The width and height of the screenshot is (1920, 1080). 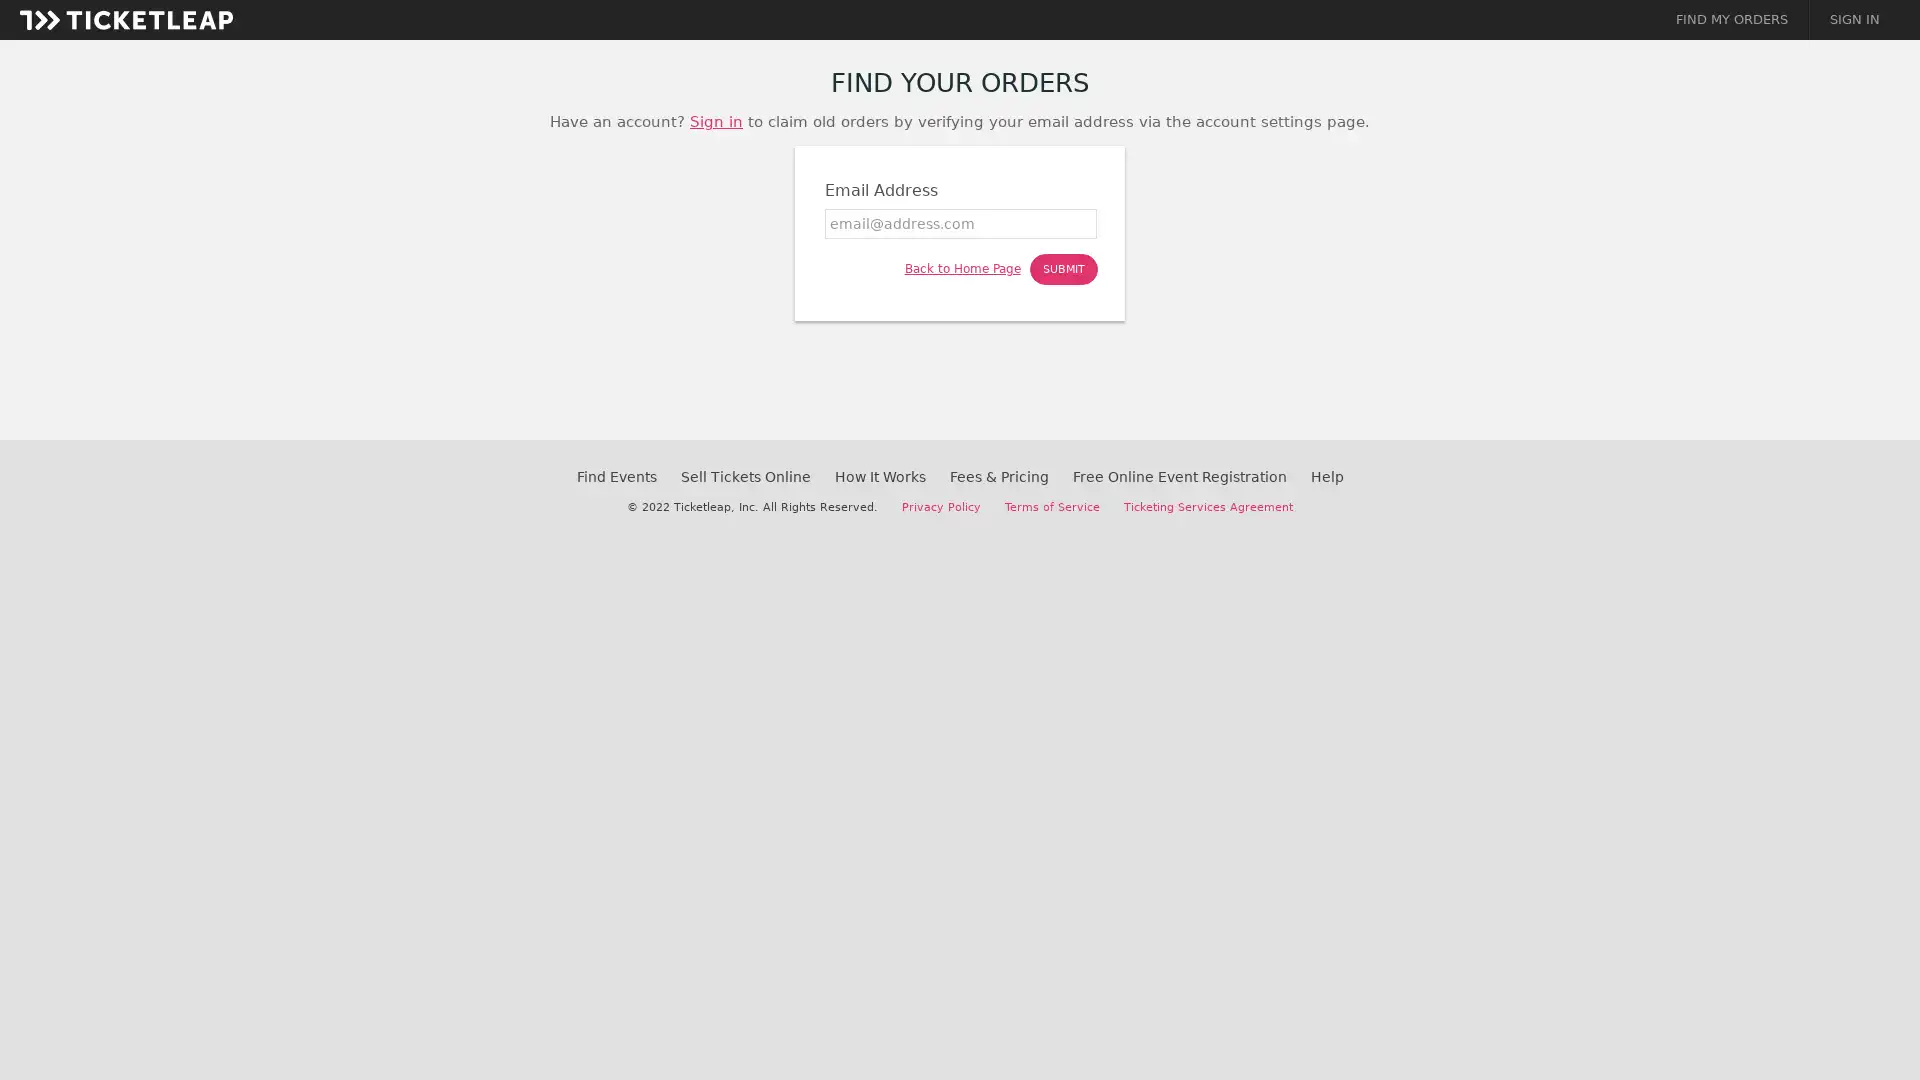 What do you see at coordinates (1061, 268) in the screenshot?
I see `SUBMIT` at bounding box center [1061, 268].